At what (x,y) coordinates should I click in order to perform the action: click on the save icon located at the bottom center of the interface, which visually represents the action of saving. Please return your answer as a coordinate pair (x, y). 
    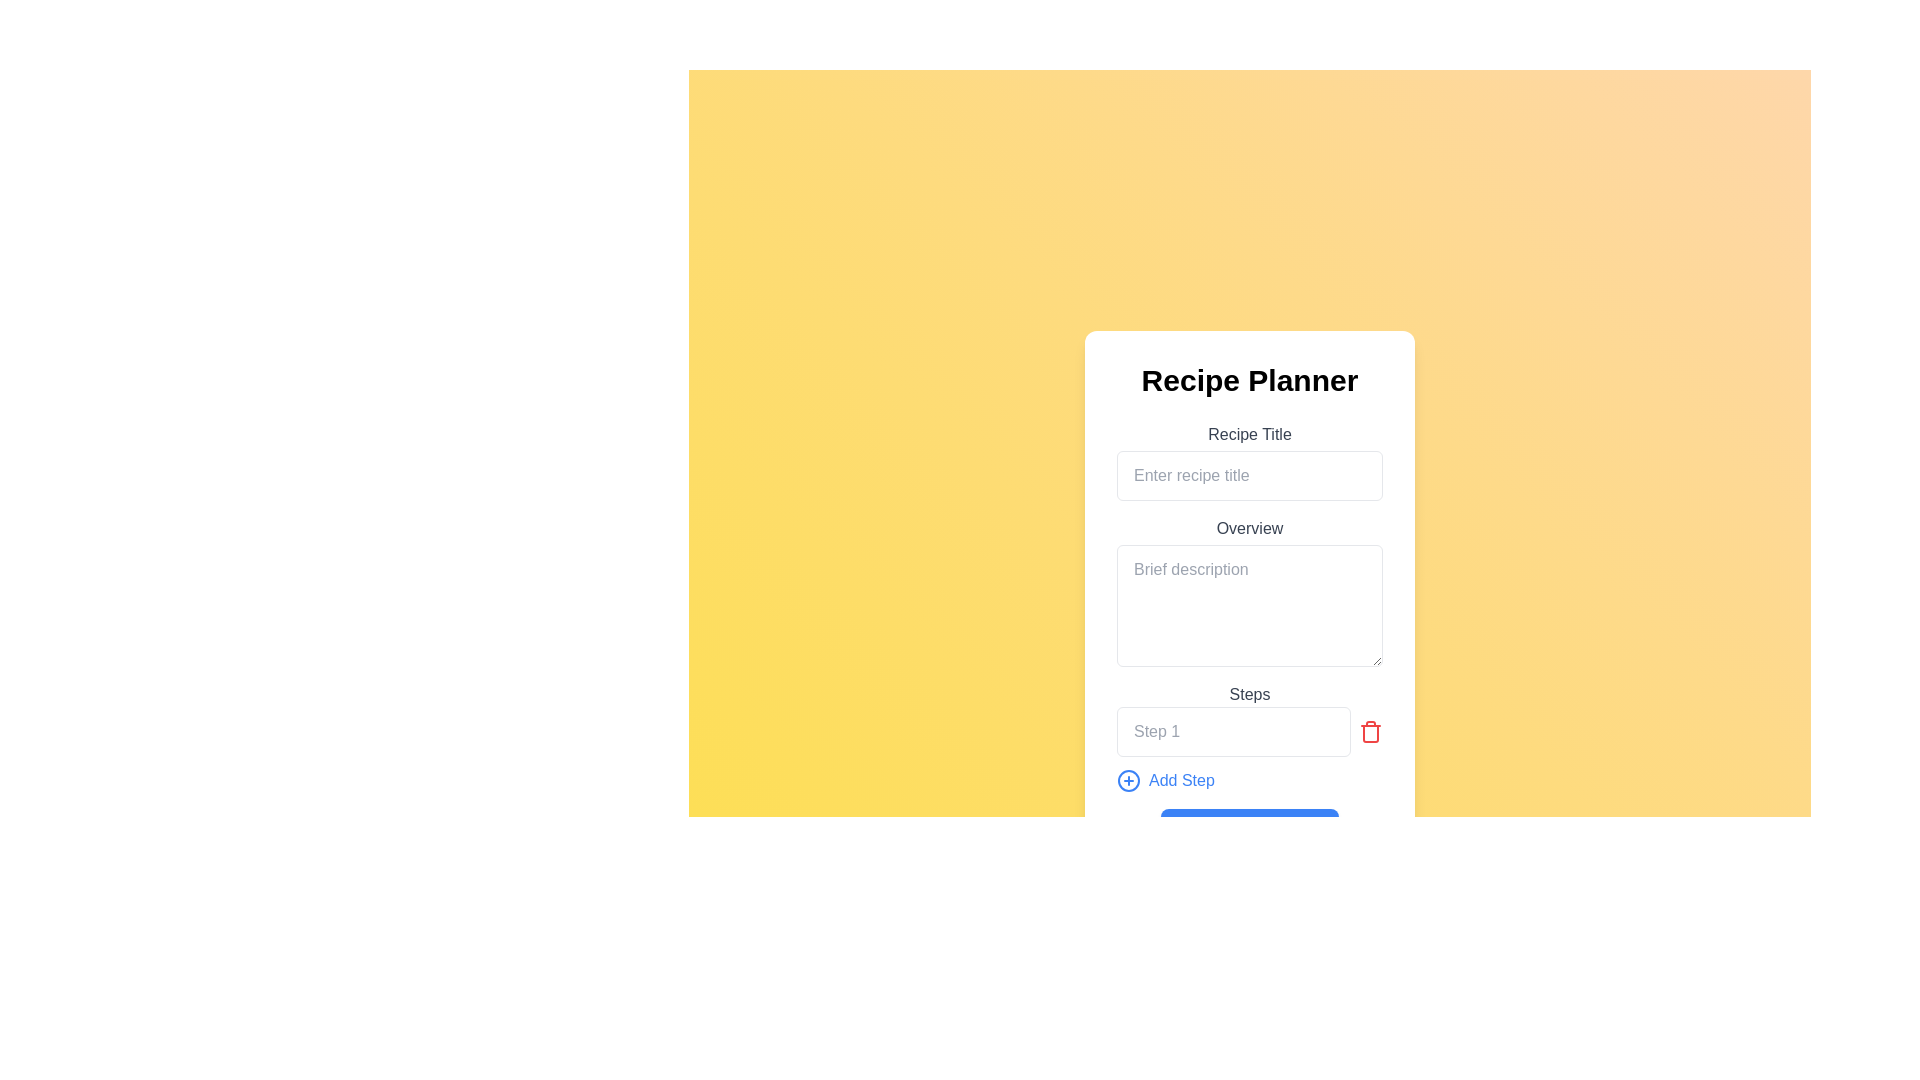
    Looking at the image, I should click on (1303, 833).